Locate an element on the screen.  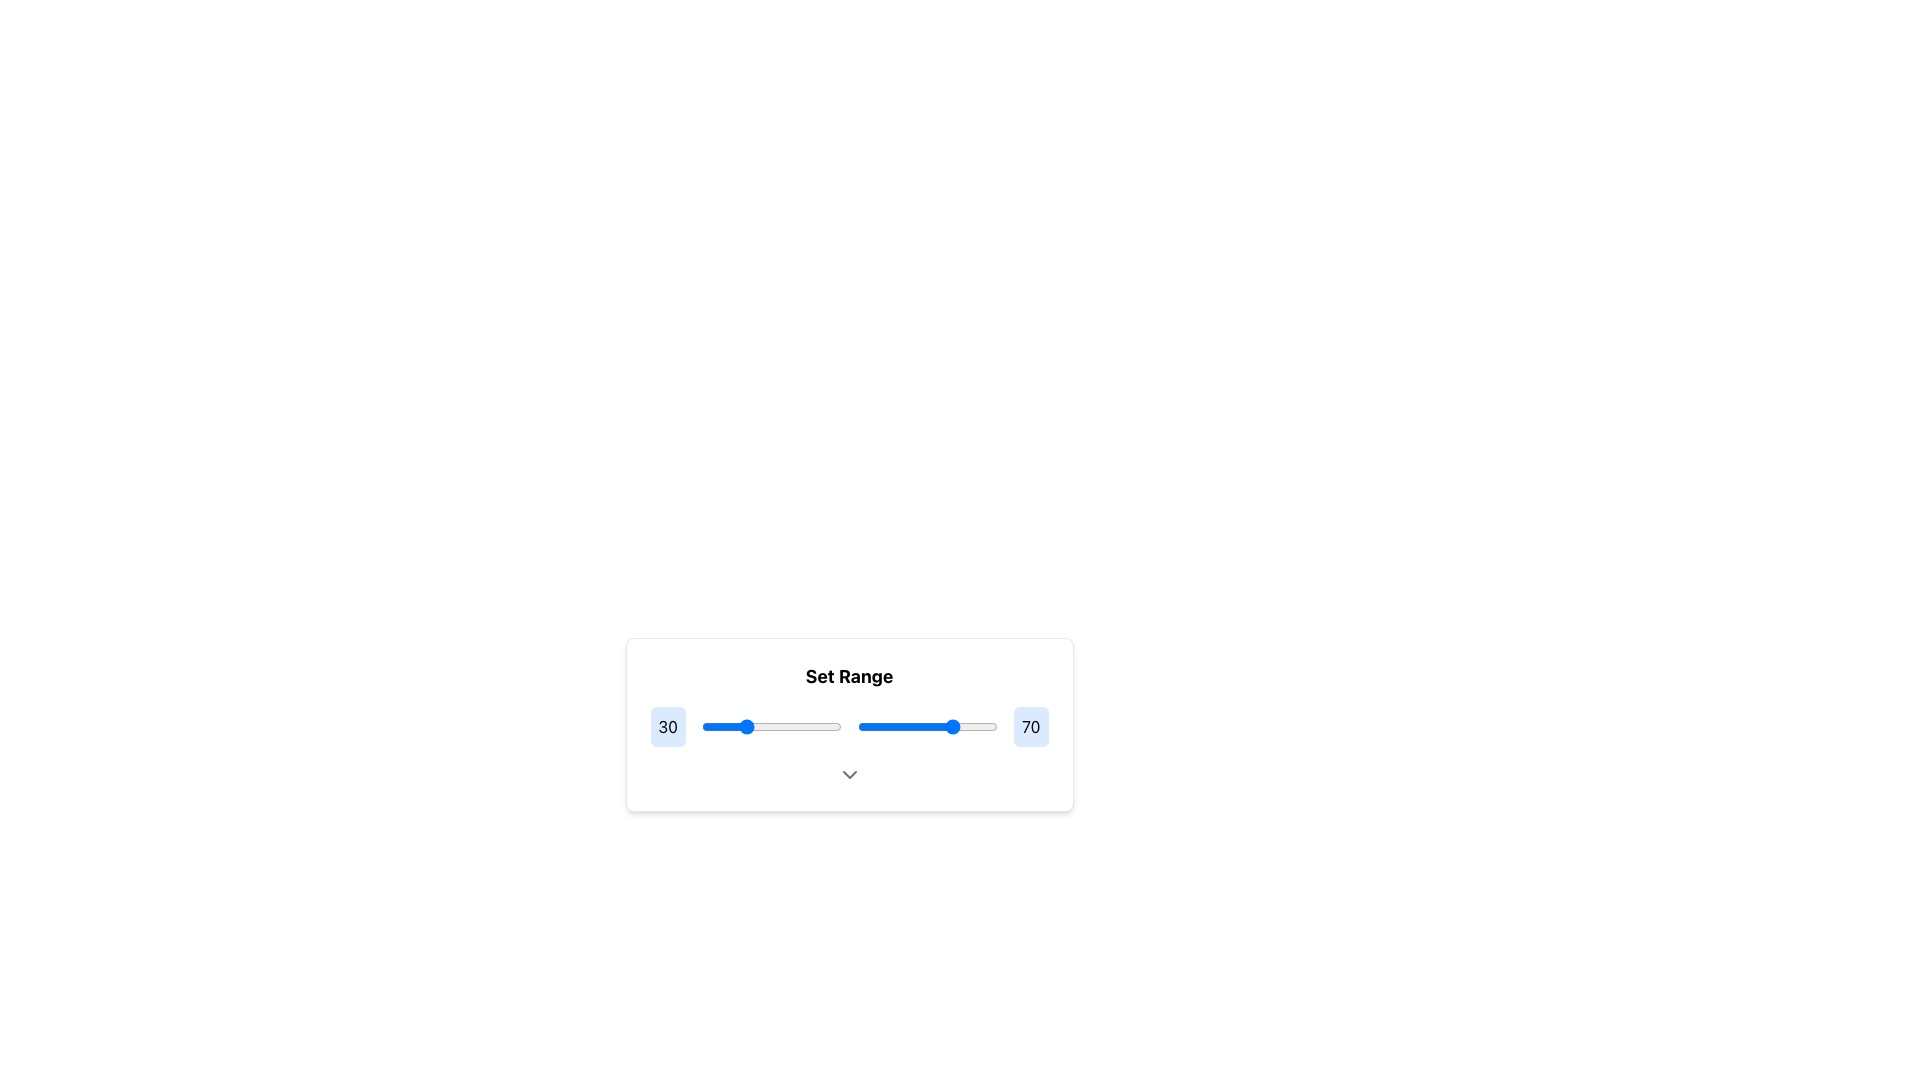
the start value of the range slider is located at coordinates (837, 726).